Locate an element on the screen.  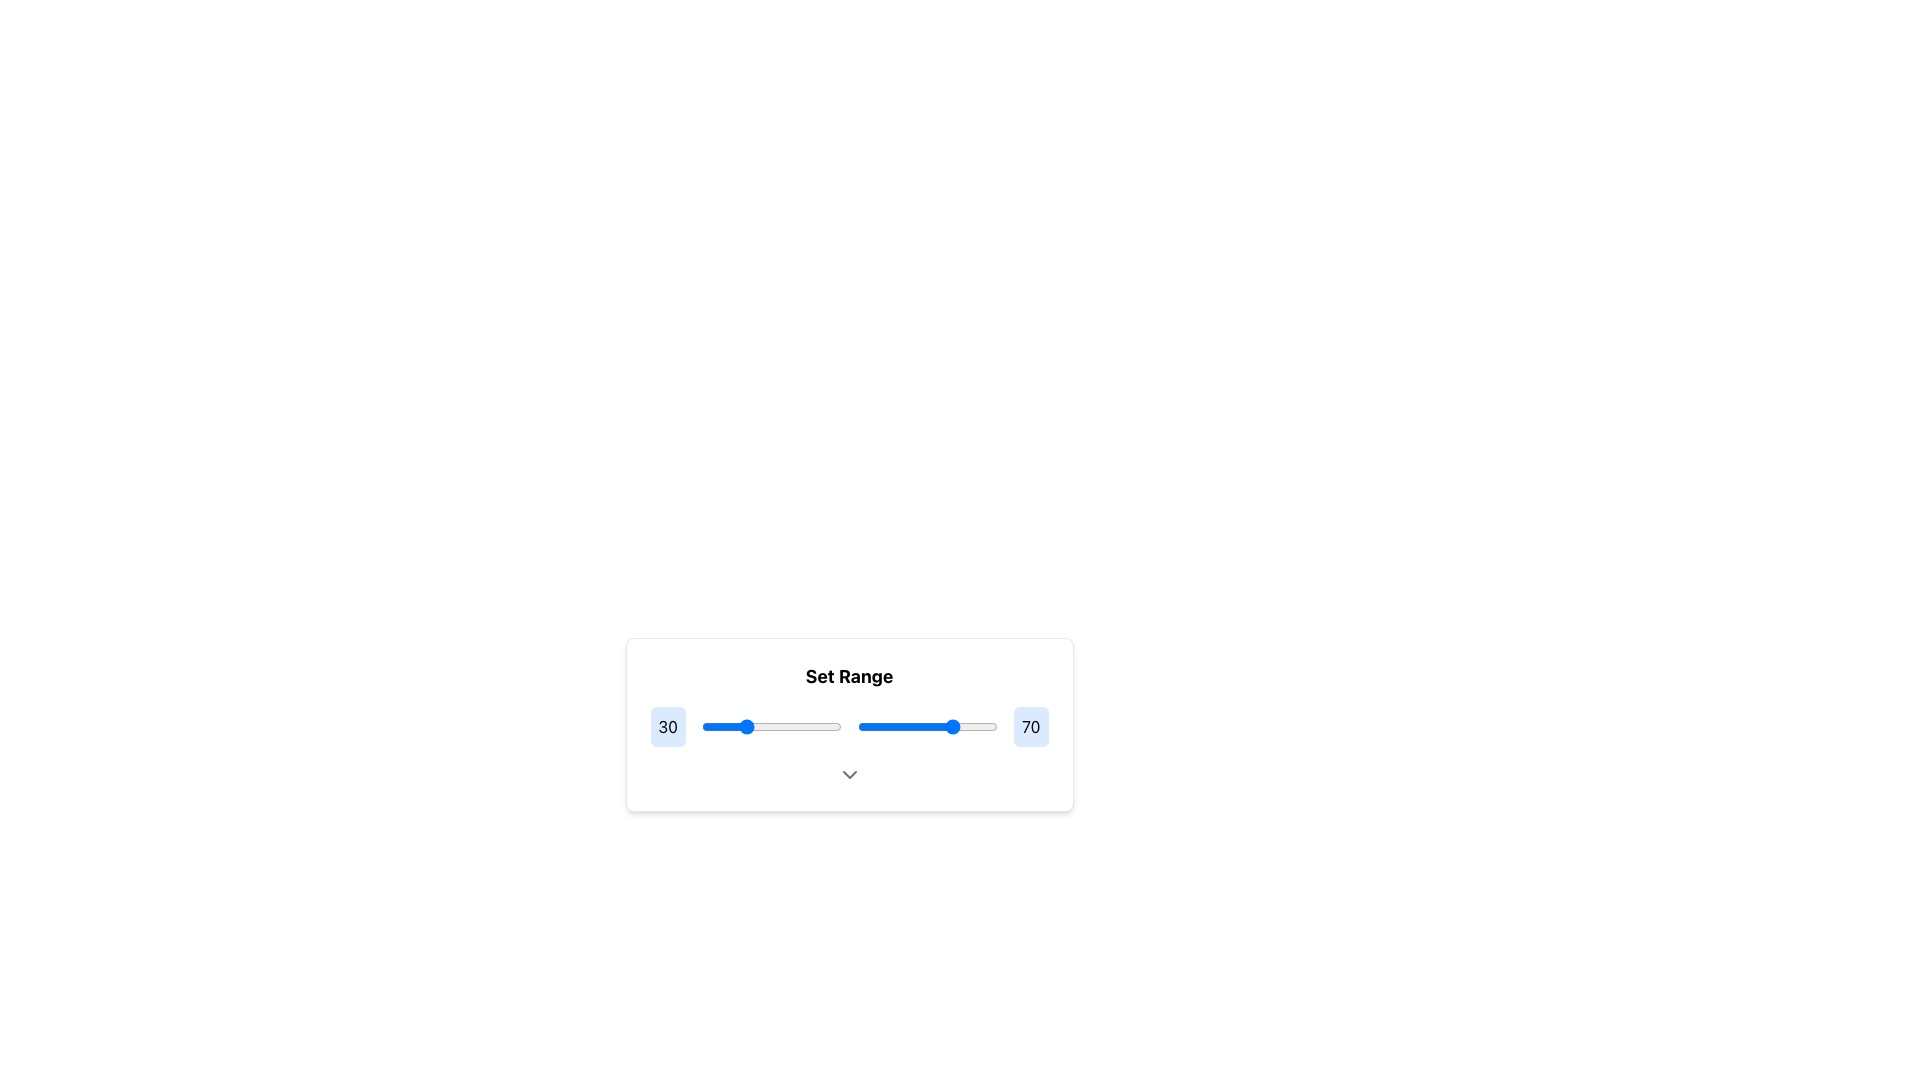
the start value of the range slider is located at coordinates (837, 726).